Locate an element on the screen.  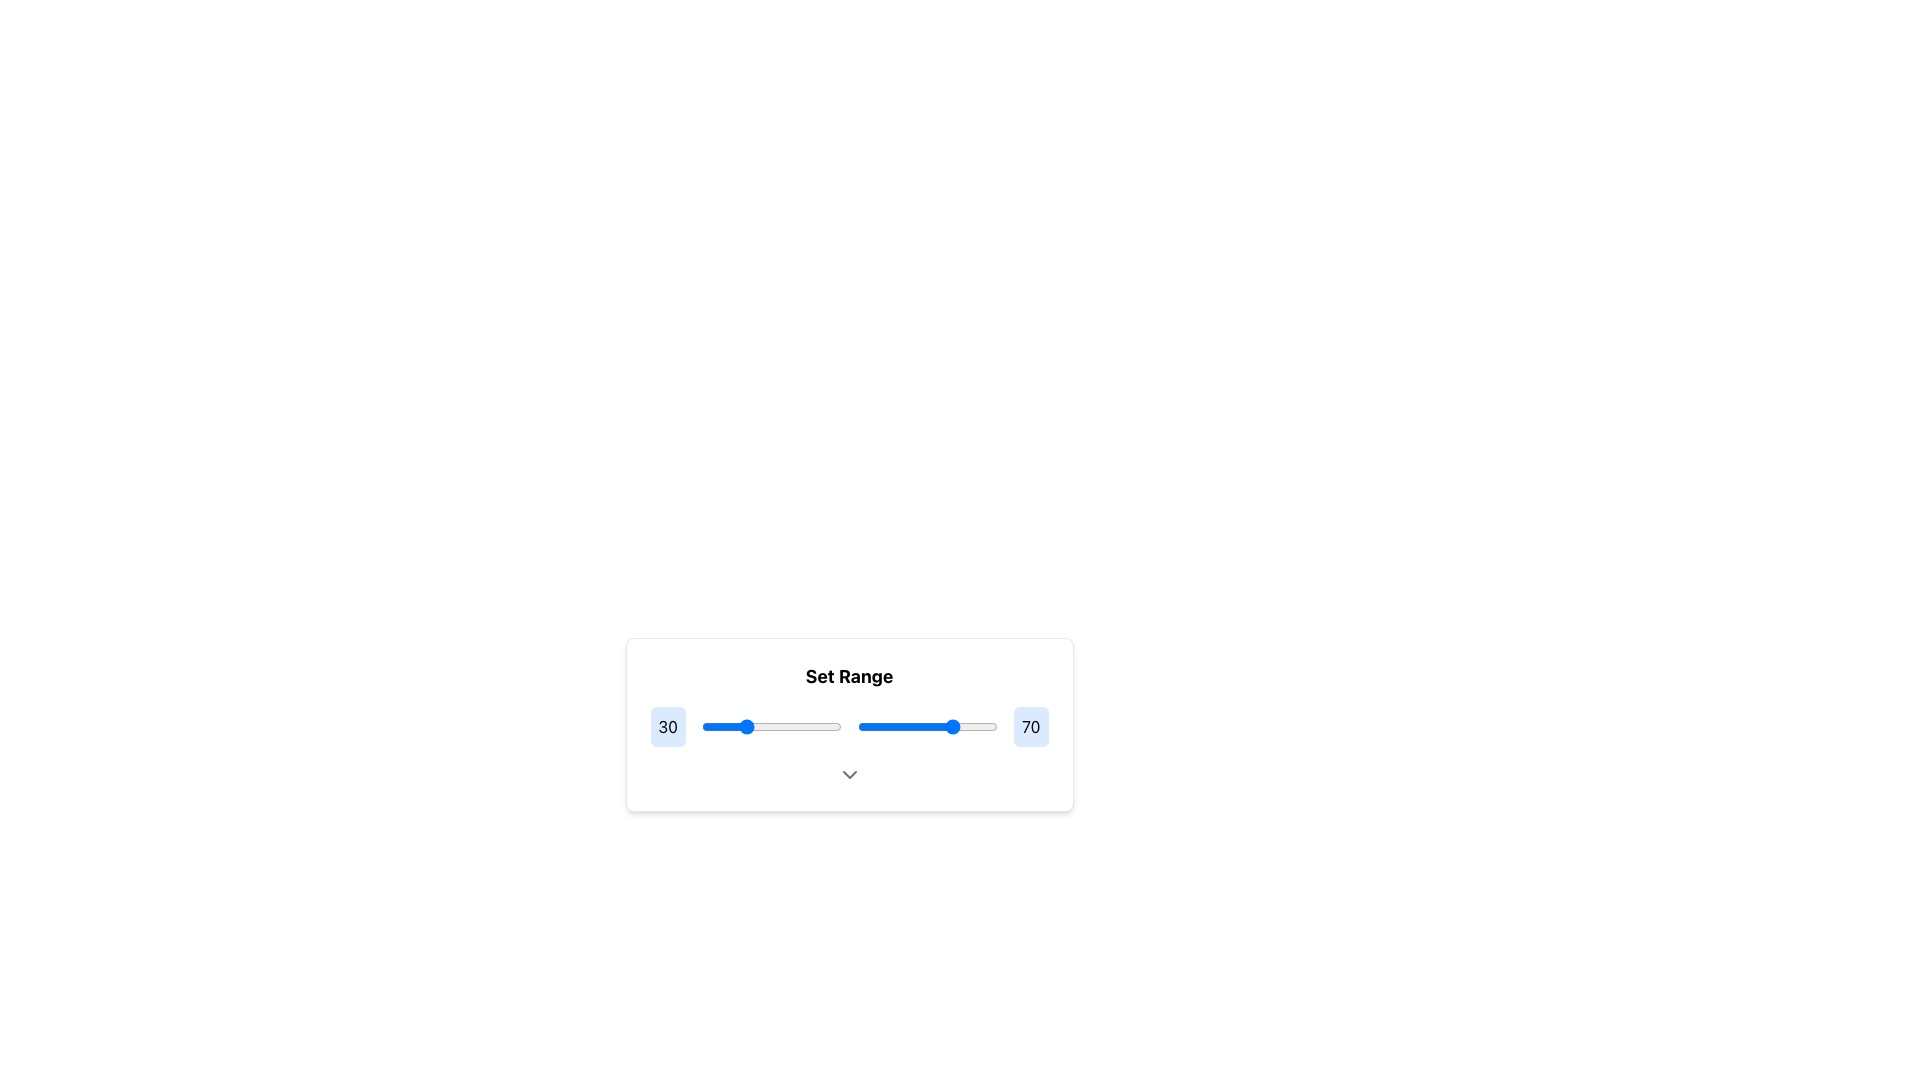
the start value of the range slider is located at coordinates (837, 726).